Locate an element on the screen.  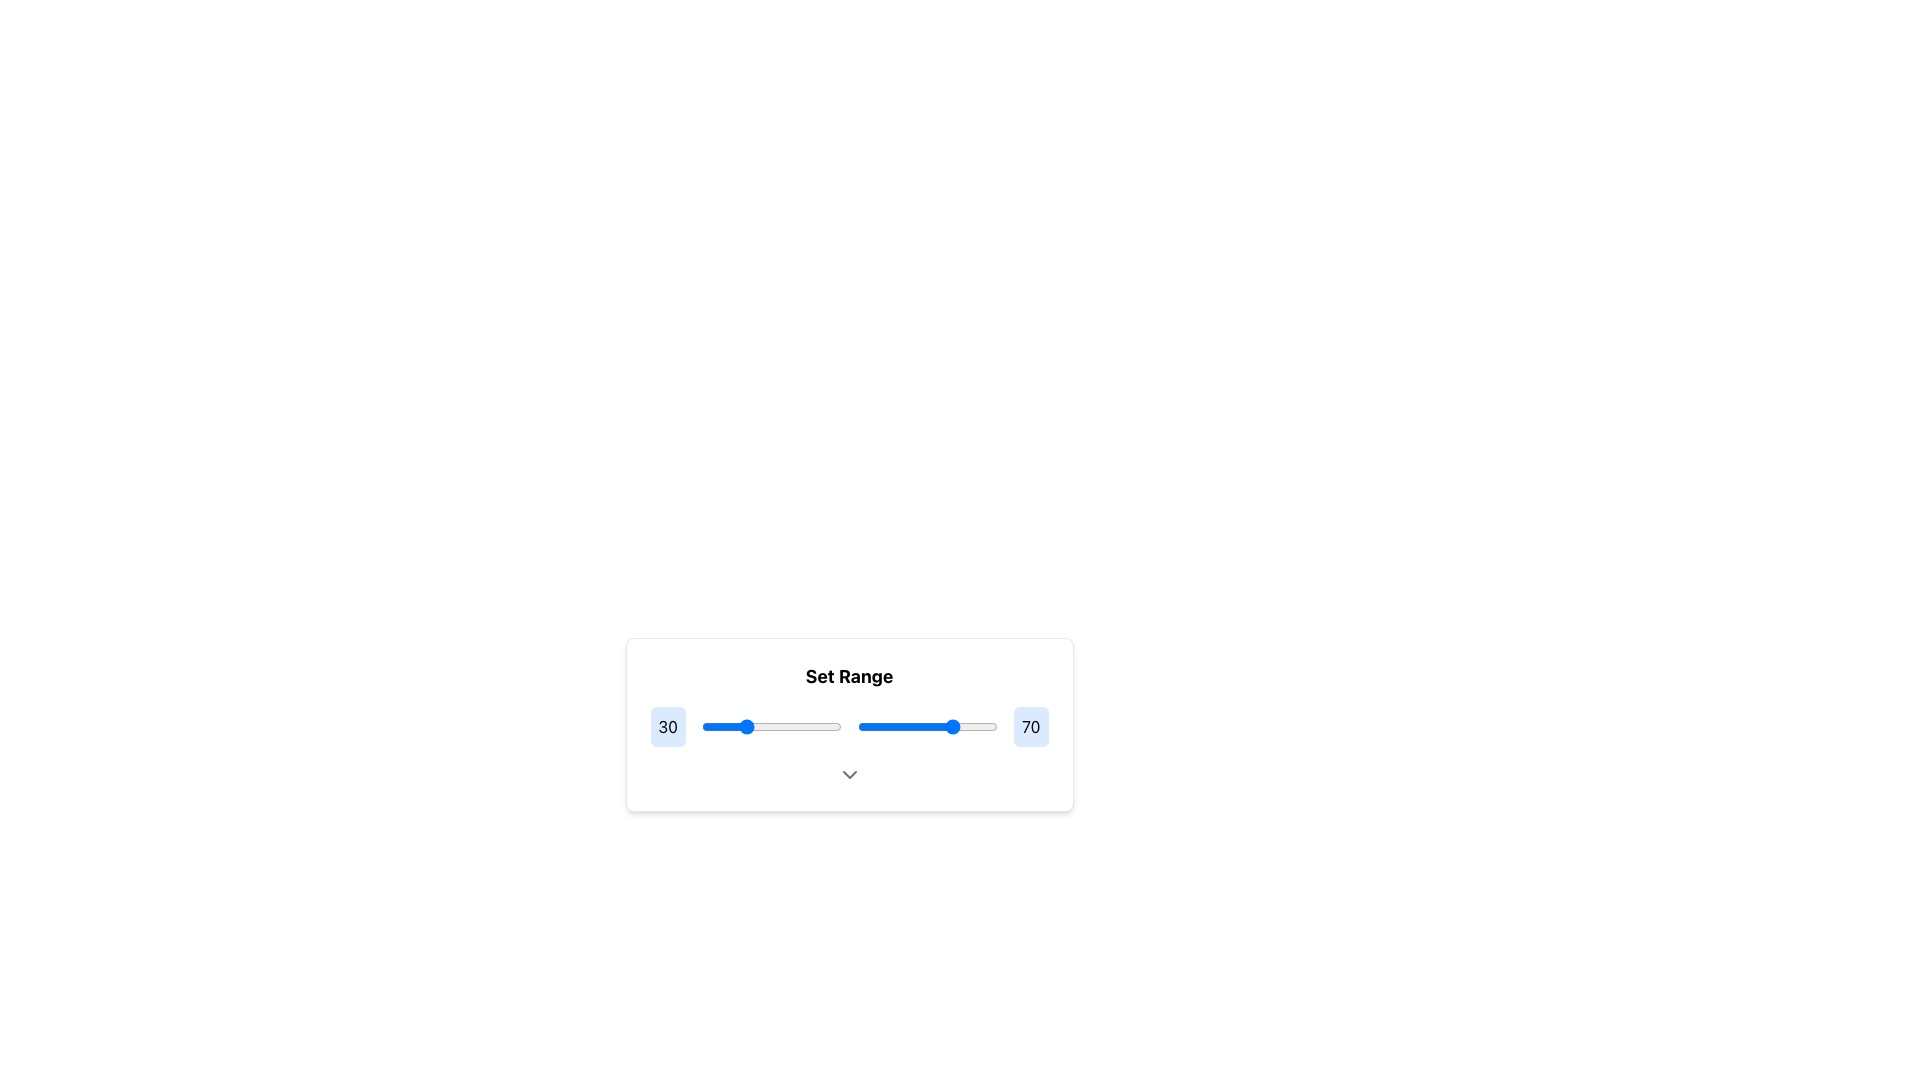
the start value of the range slider is located at coordinates (837, 726).